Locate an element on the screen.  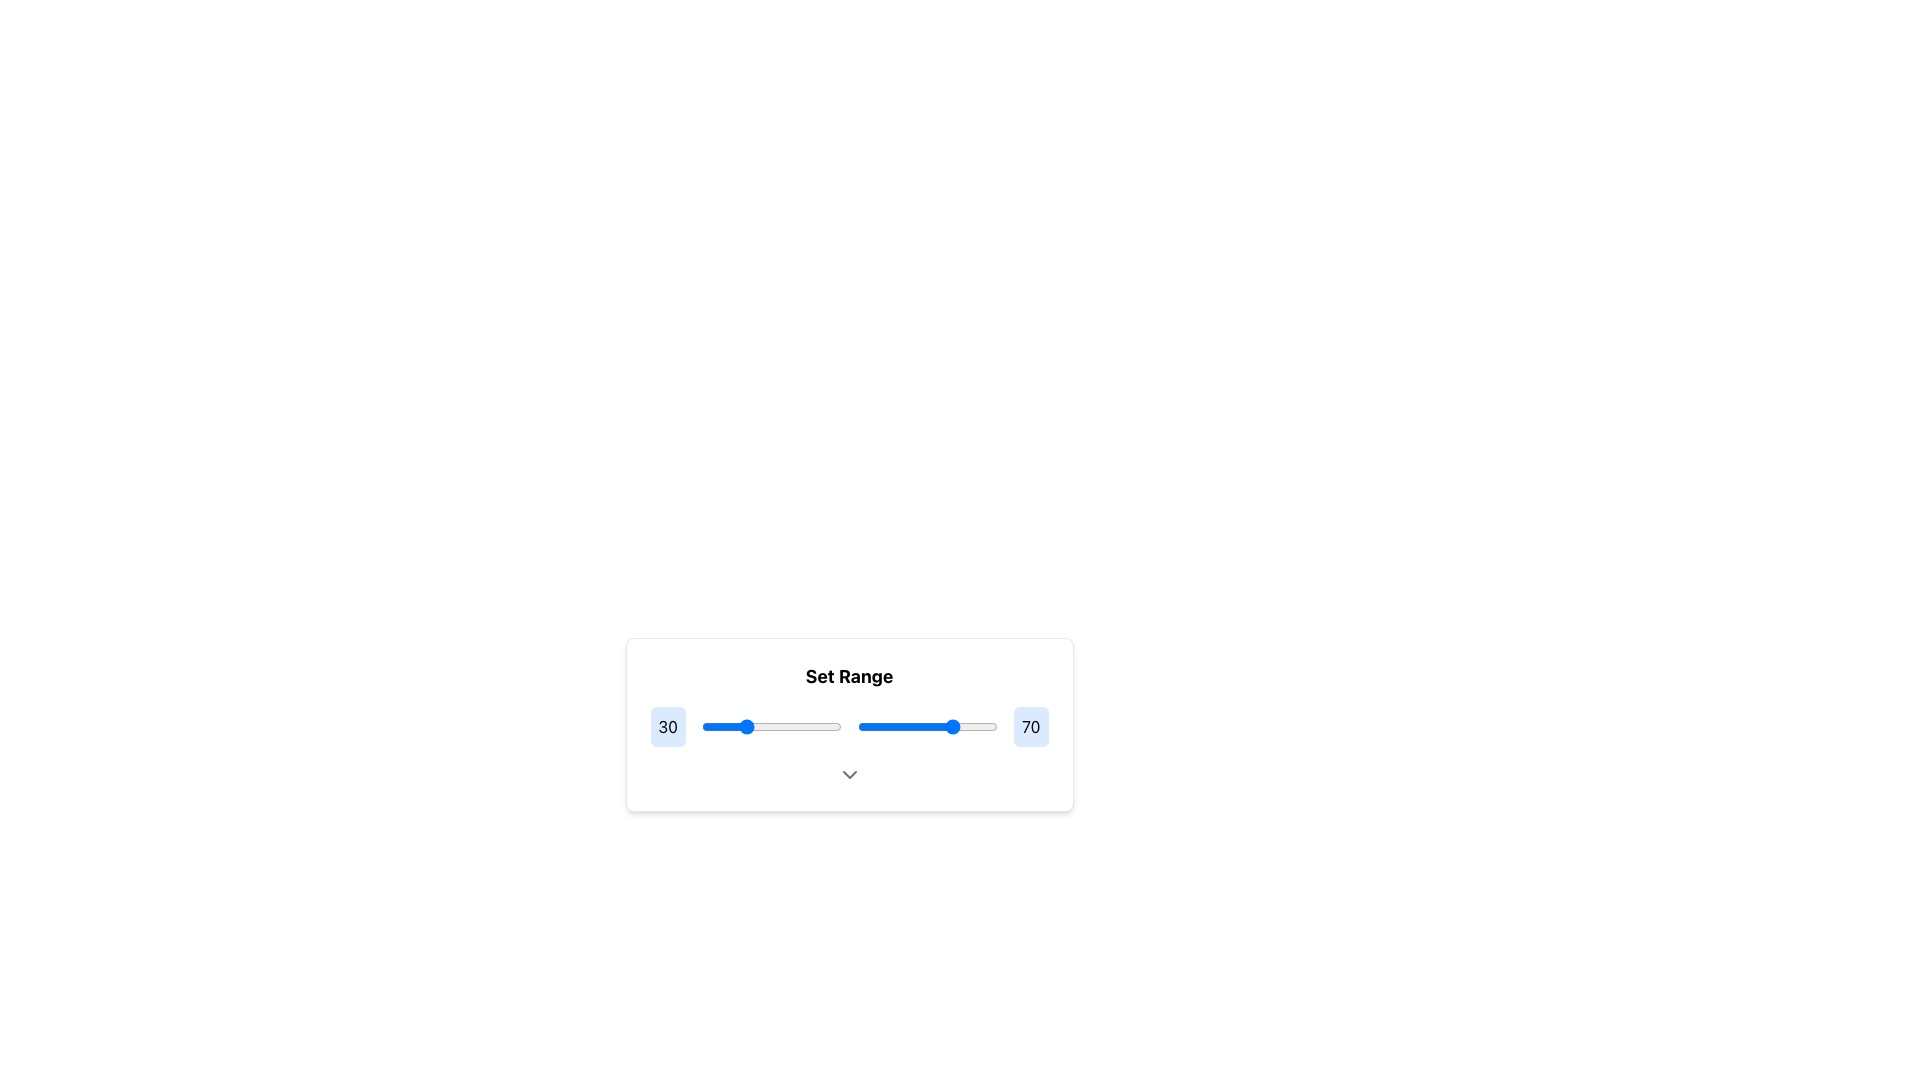
the start value of the range slider is located at coordinates (837, 726).